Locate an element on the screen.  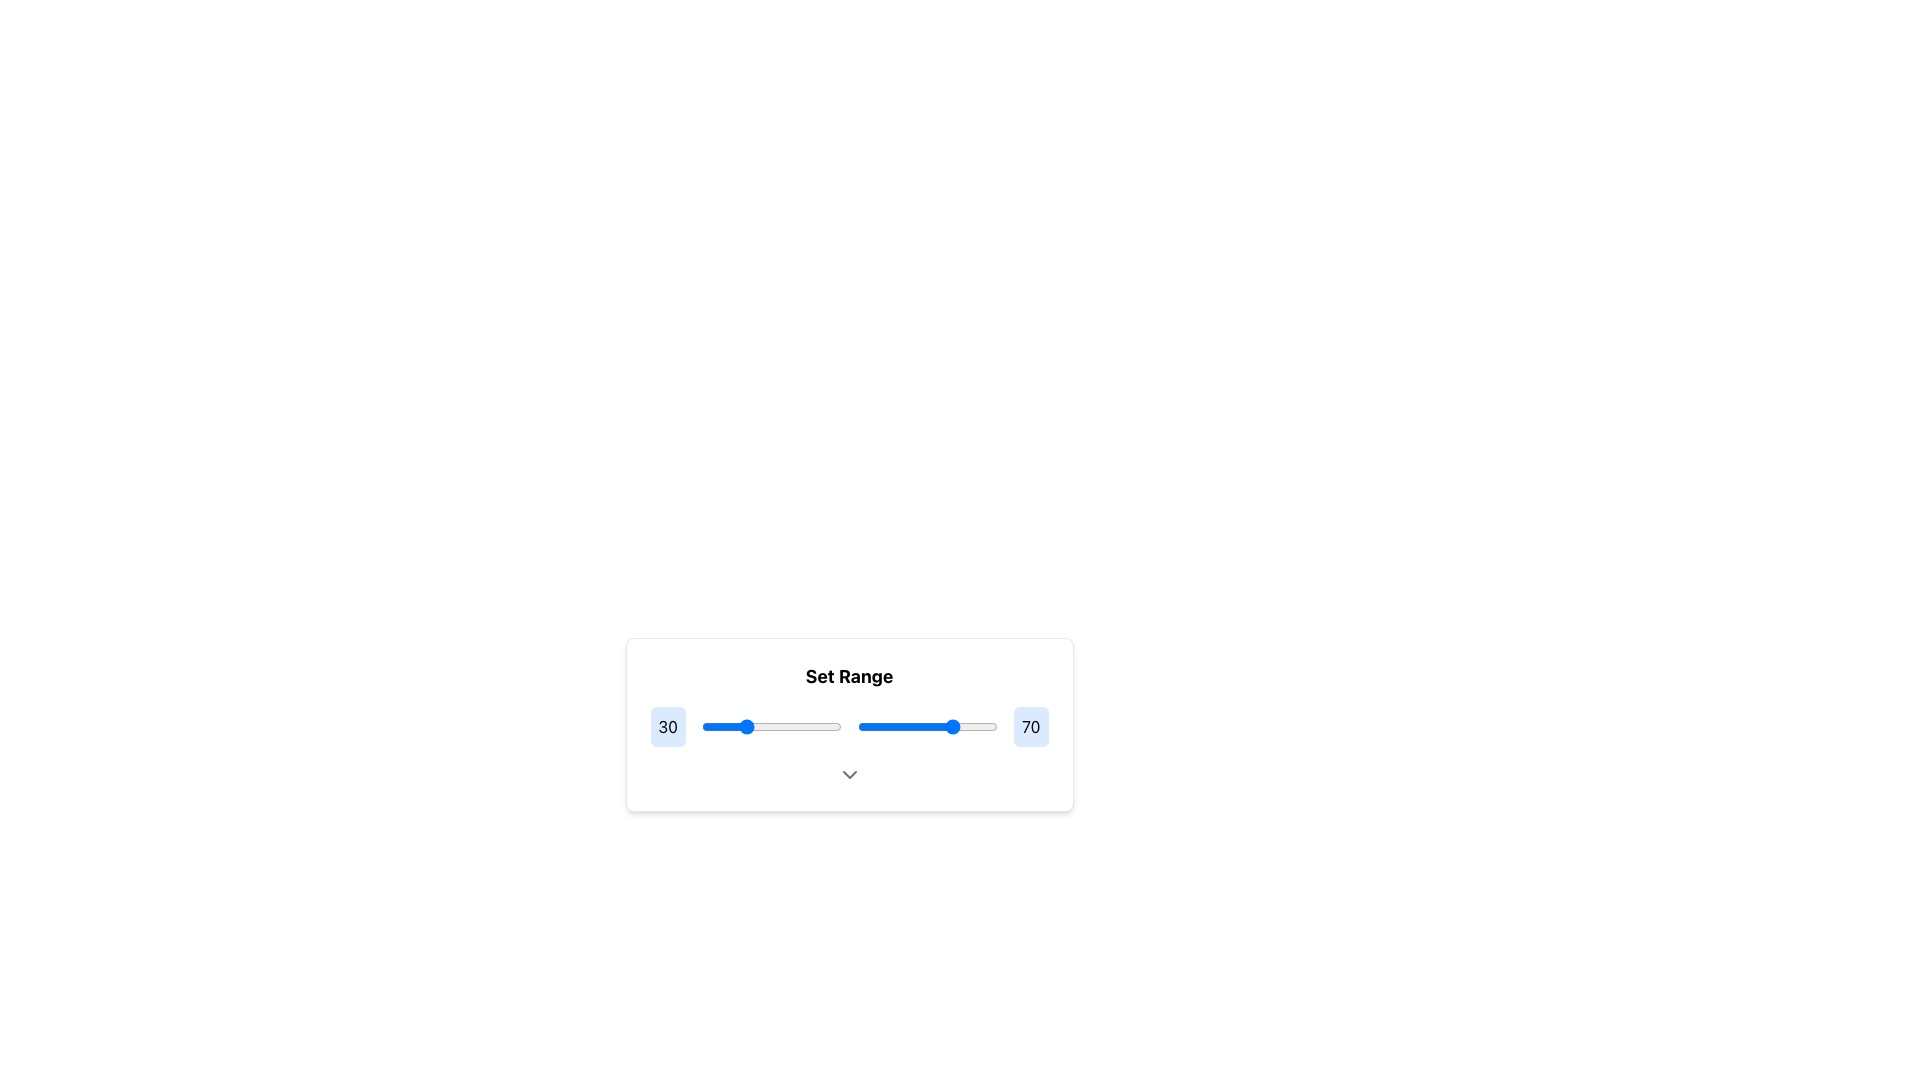
the start value of the range slider is located at coordinates (837, 726).